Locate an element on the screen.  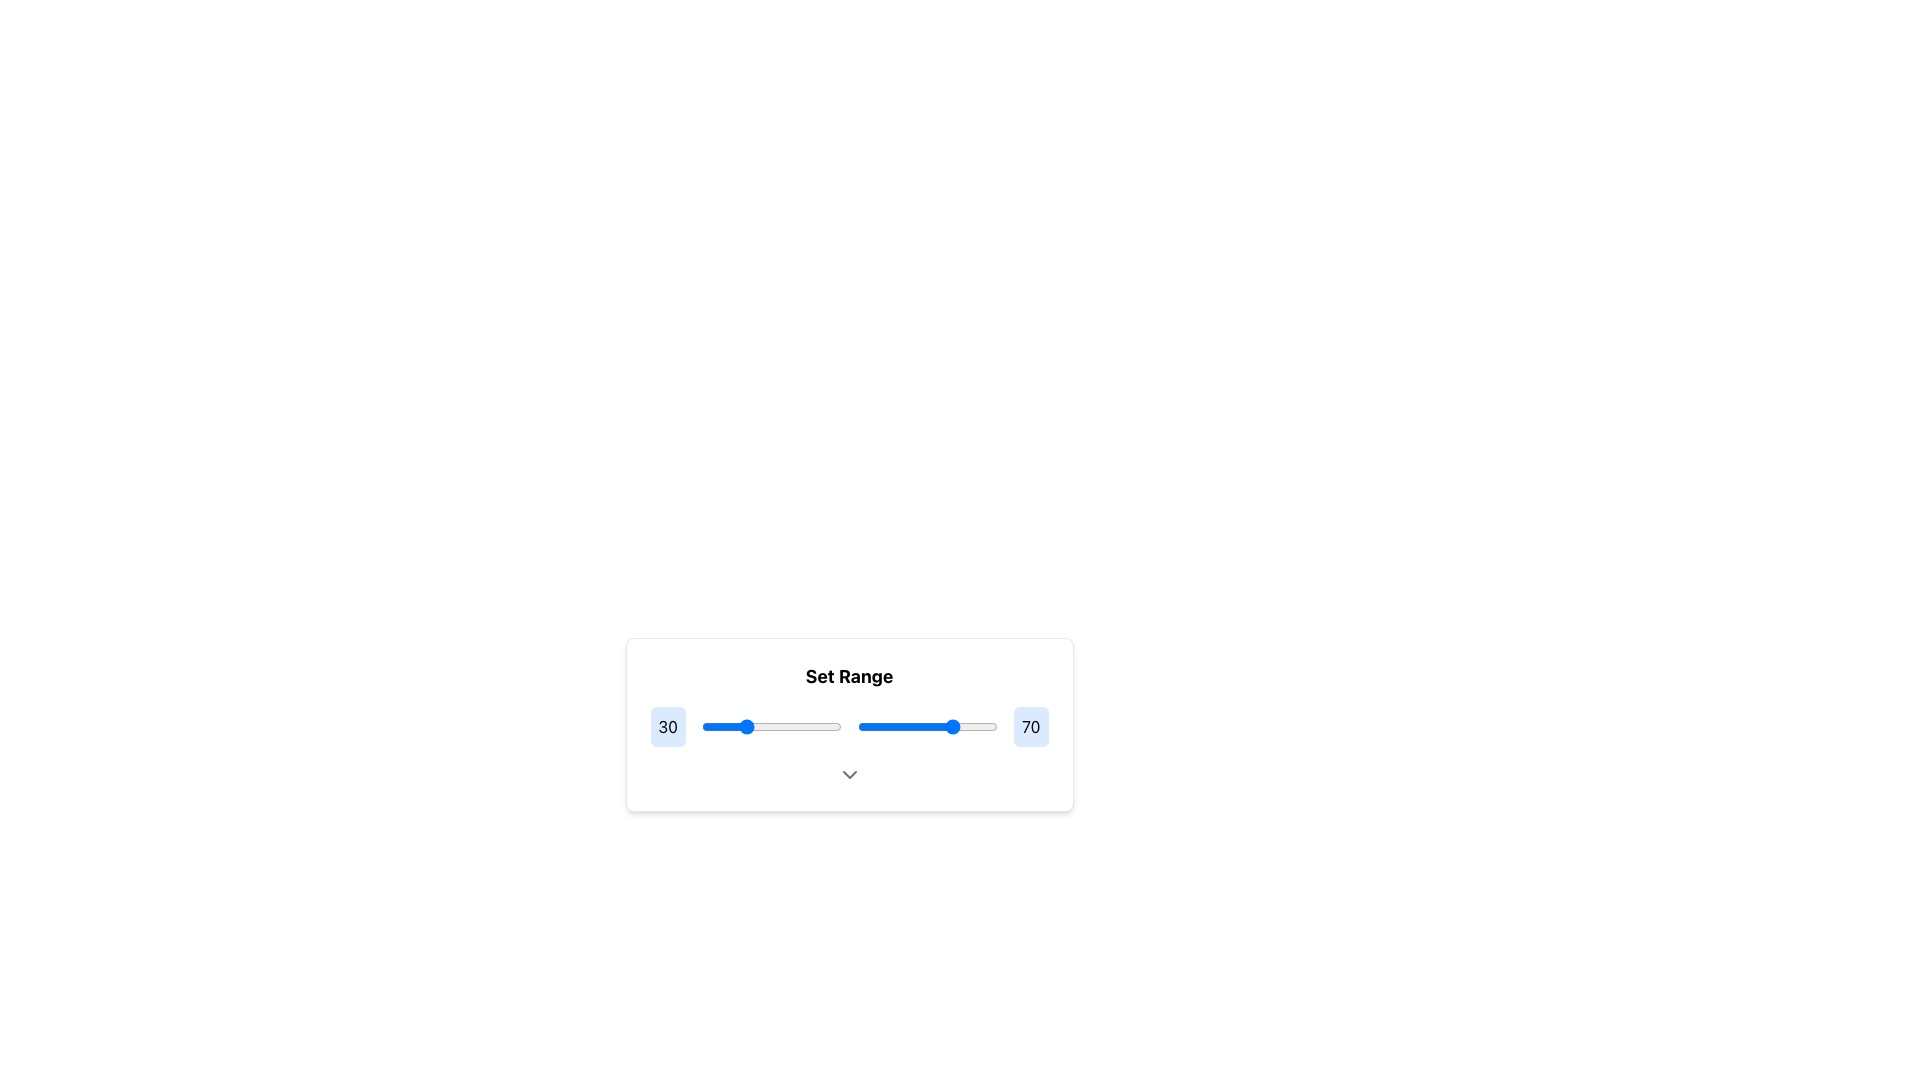
the start value of the range slider is located at coordinates (837, 726).